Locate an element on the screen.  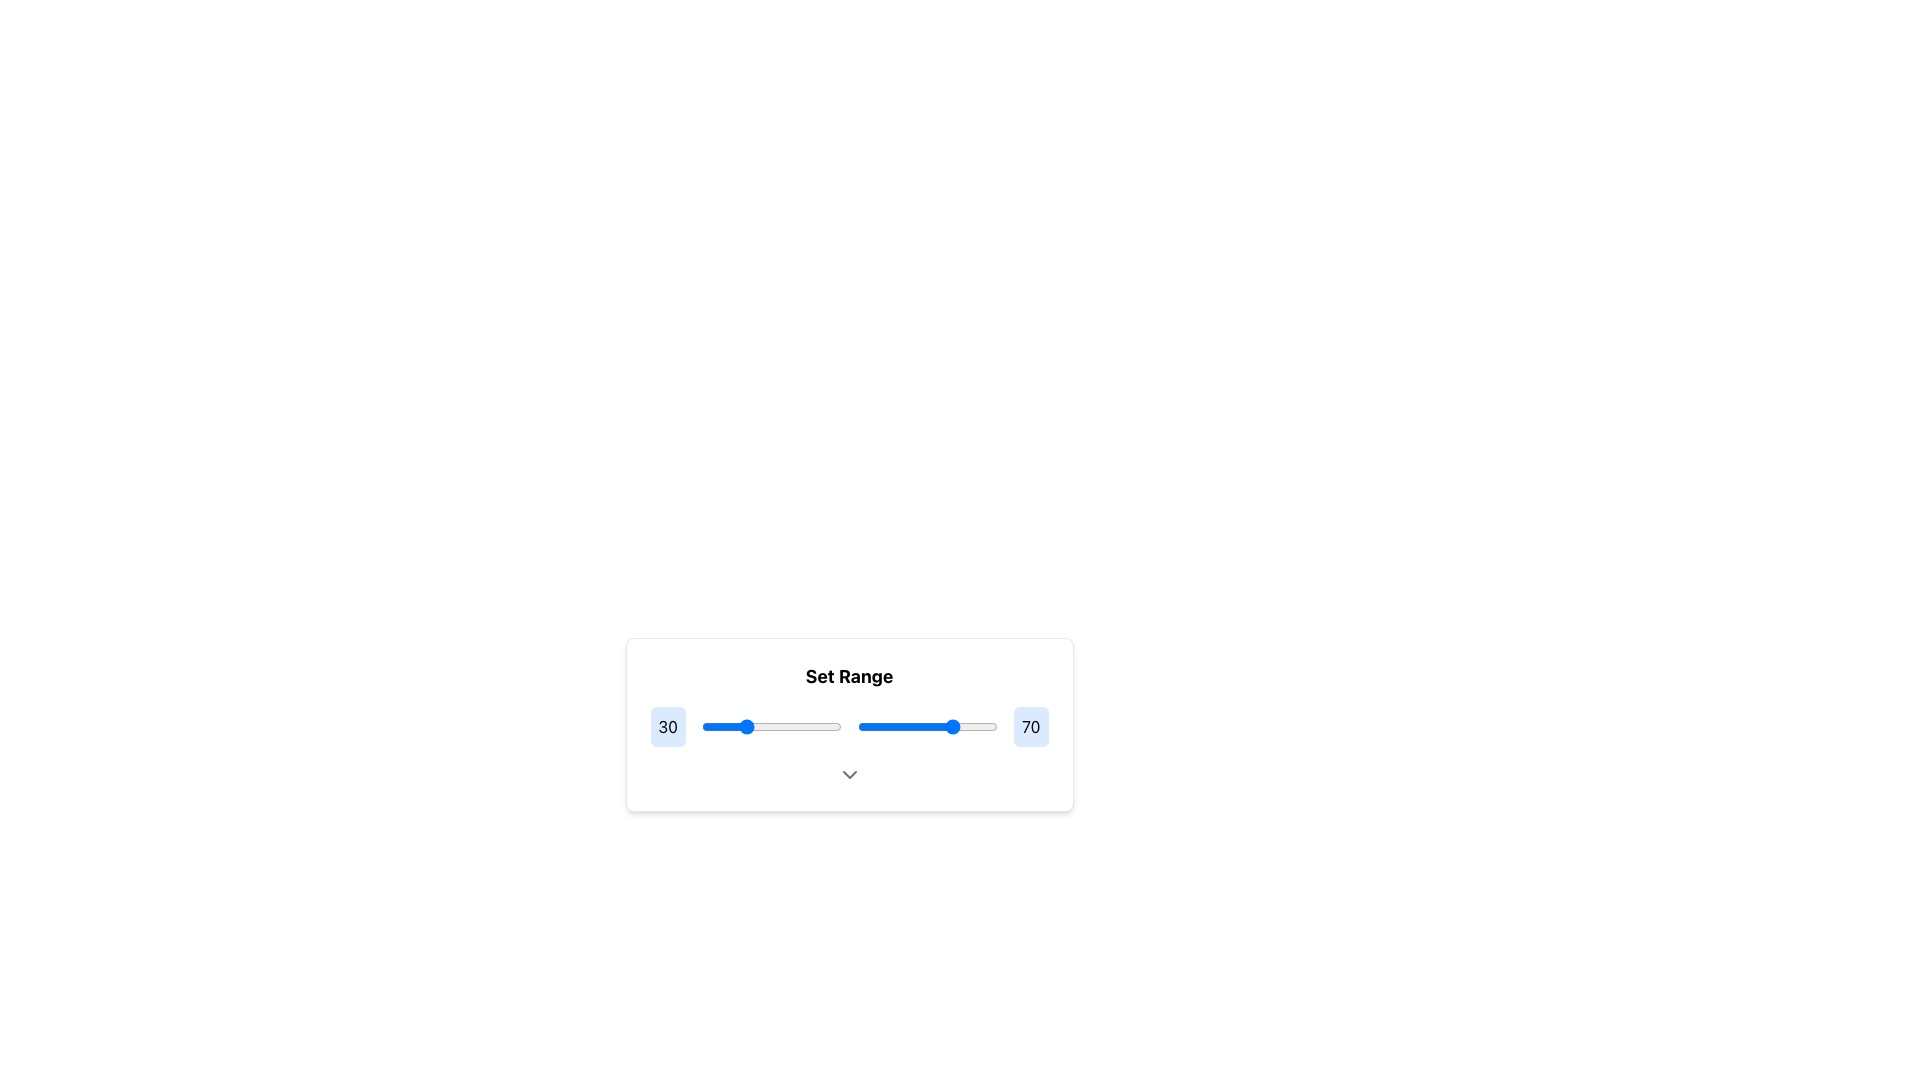
the start value of the range slider is located at coordinates (837, 726).